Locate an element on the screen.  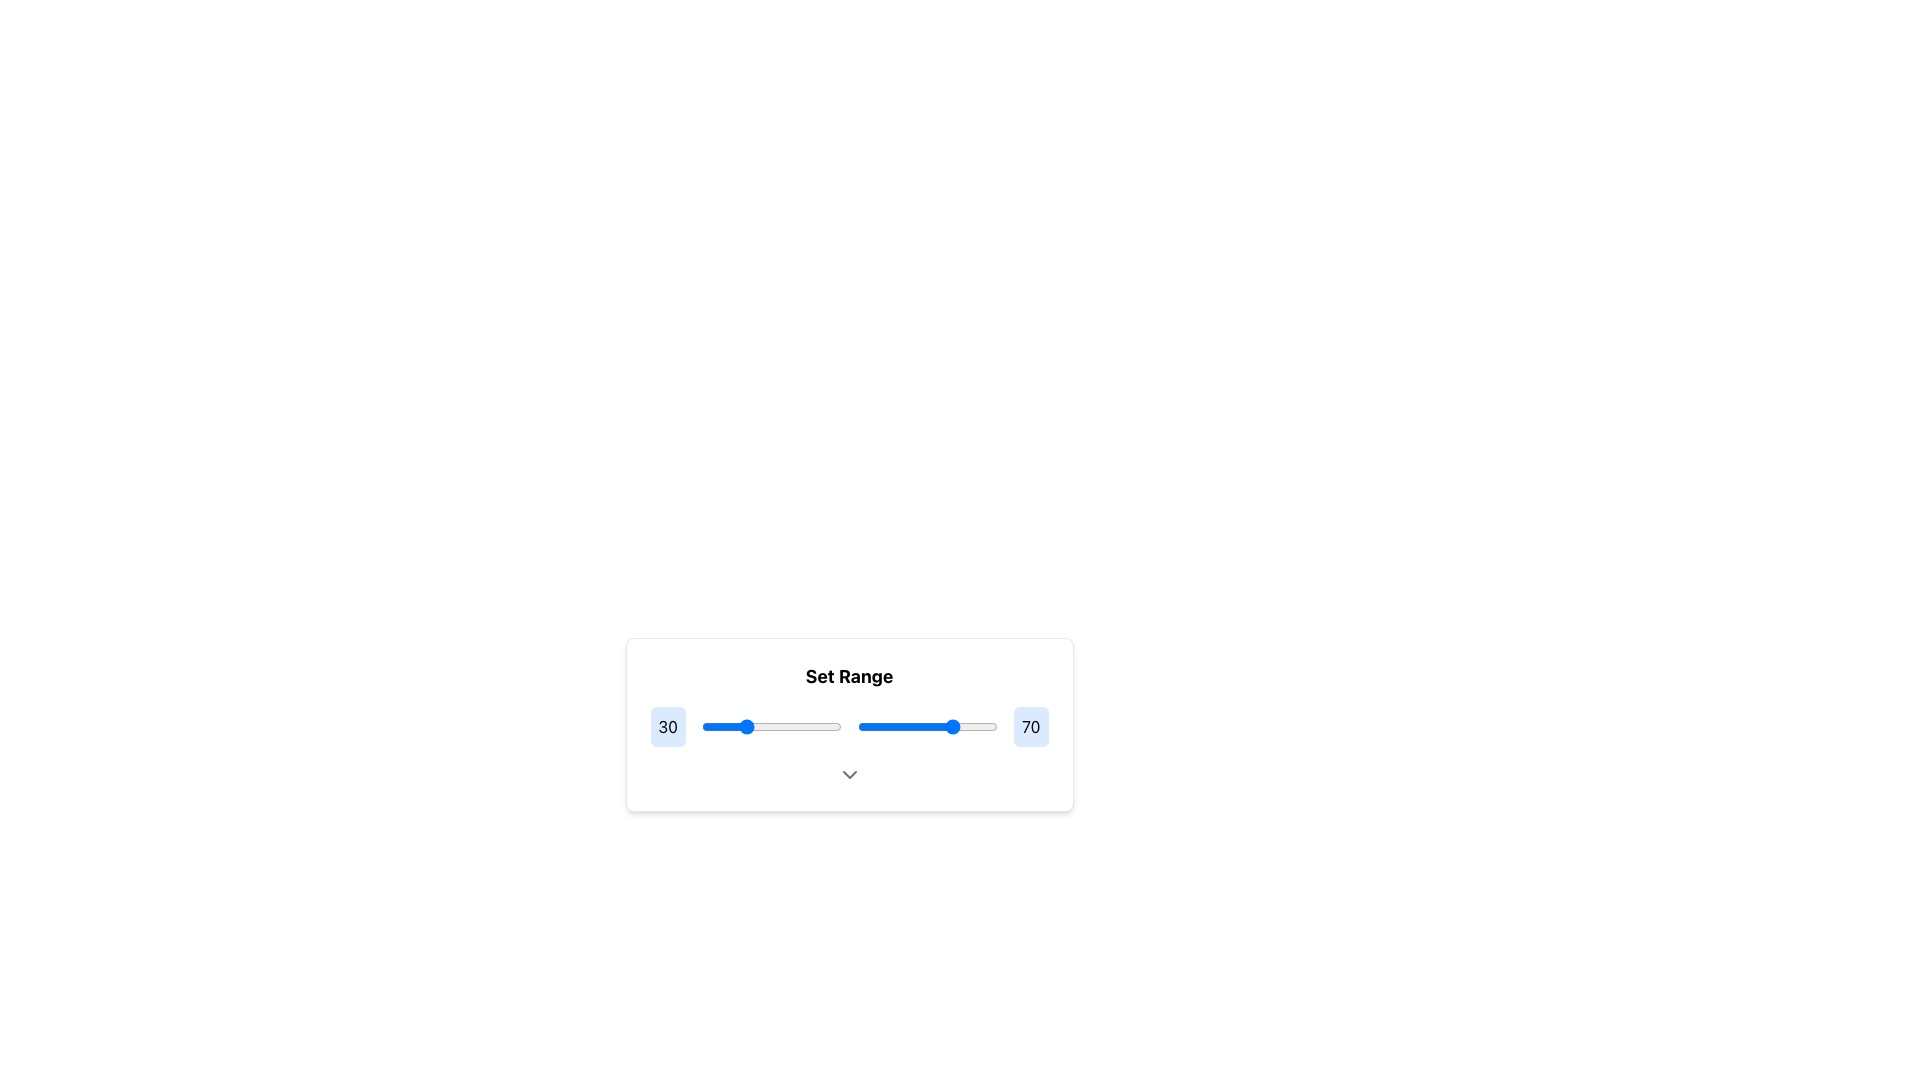
the start value of the range slider is located at coordinates (837, 726).